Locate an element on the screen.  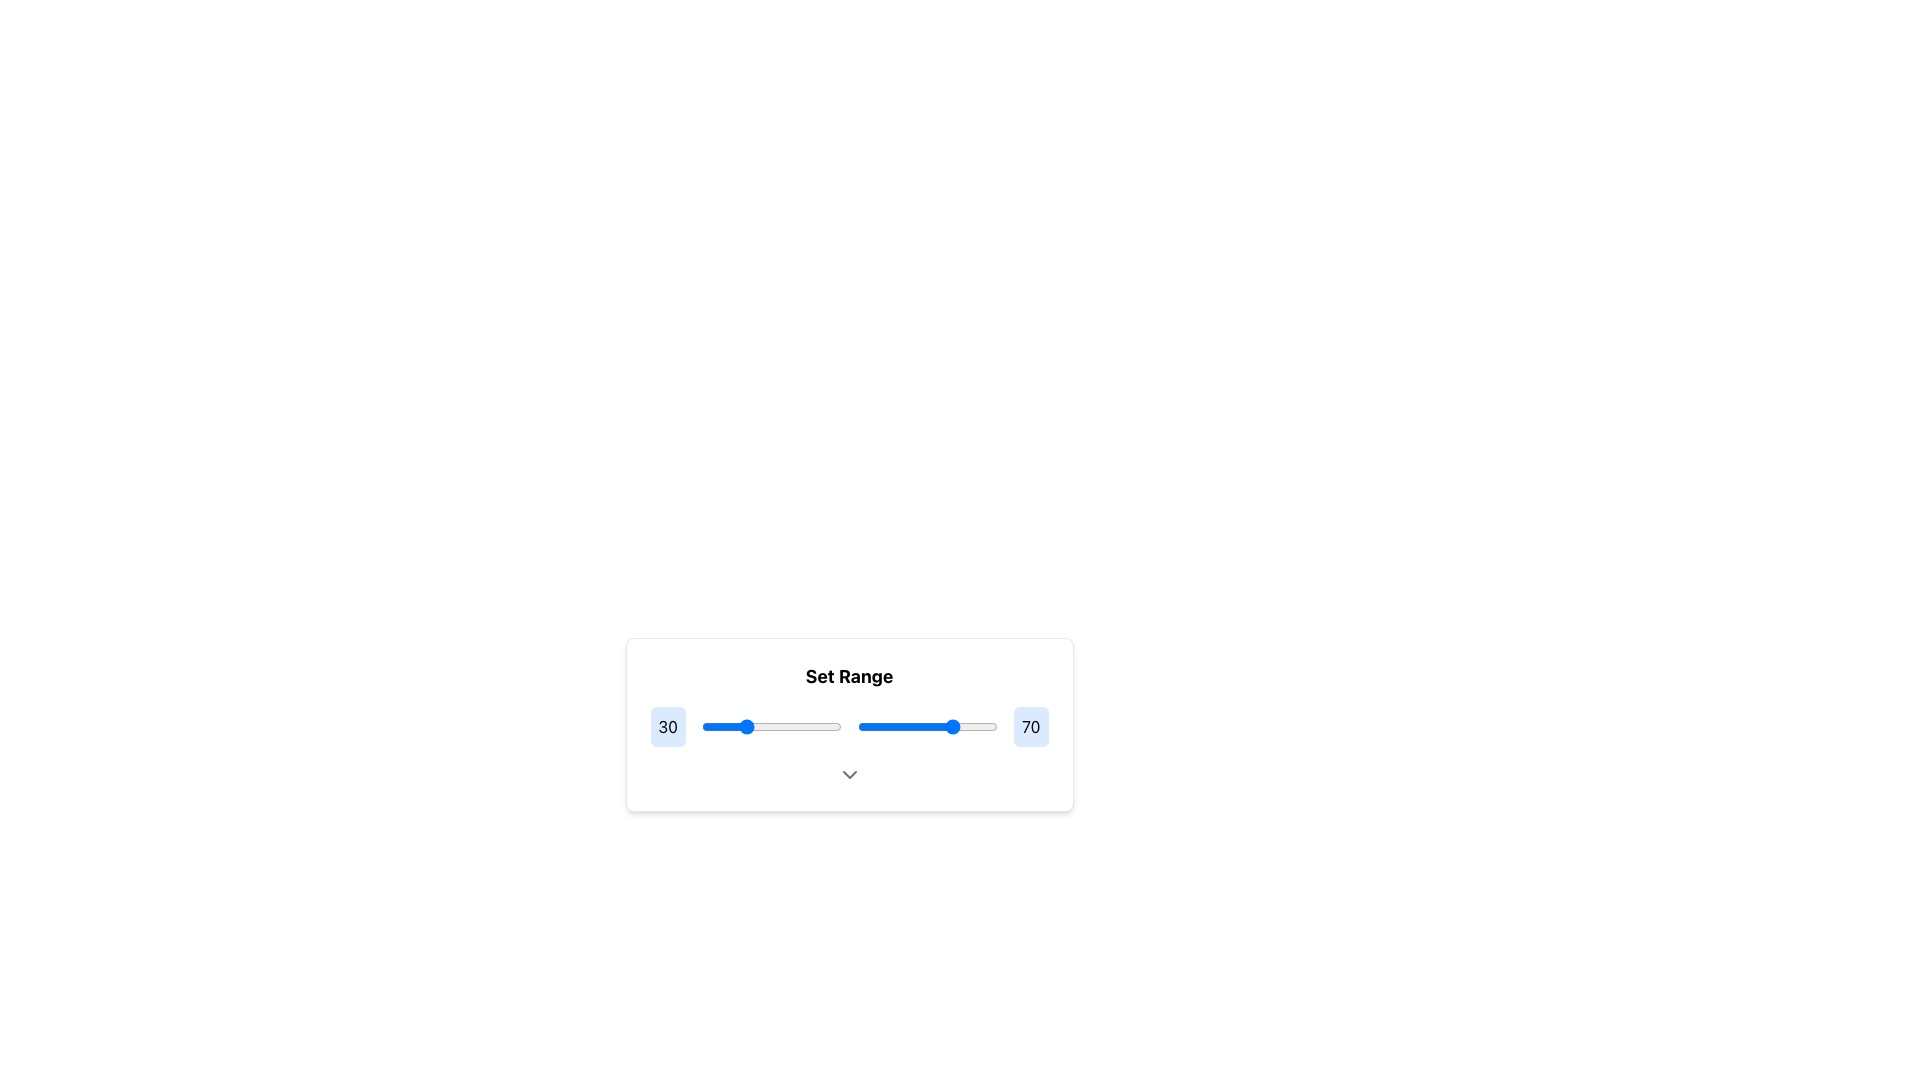
the start value of the range slider is located at coordinates (837, 726).